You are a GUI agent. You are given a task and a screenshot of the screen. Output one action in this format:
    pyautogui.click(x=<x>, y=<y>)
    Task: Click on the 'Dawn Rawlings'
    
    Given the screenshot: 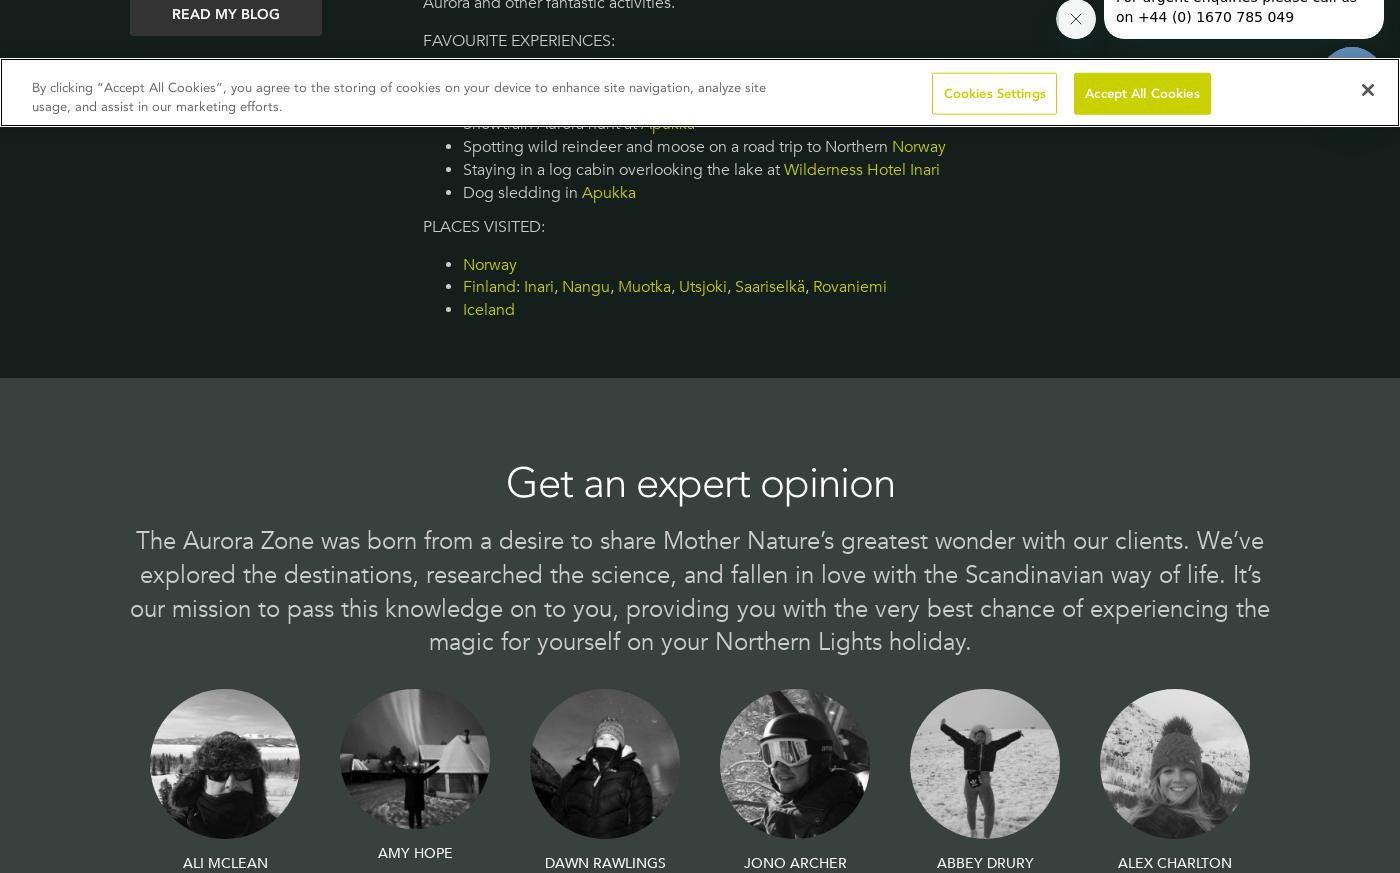 What is the action you would take?
    pyautogui.click(x=604, y=862)
    